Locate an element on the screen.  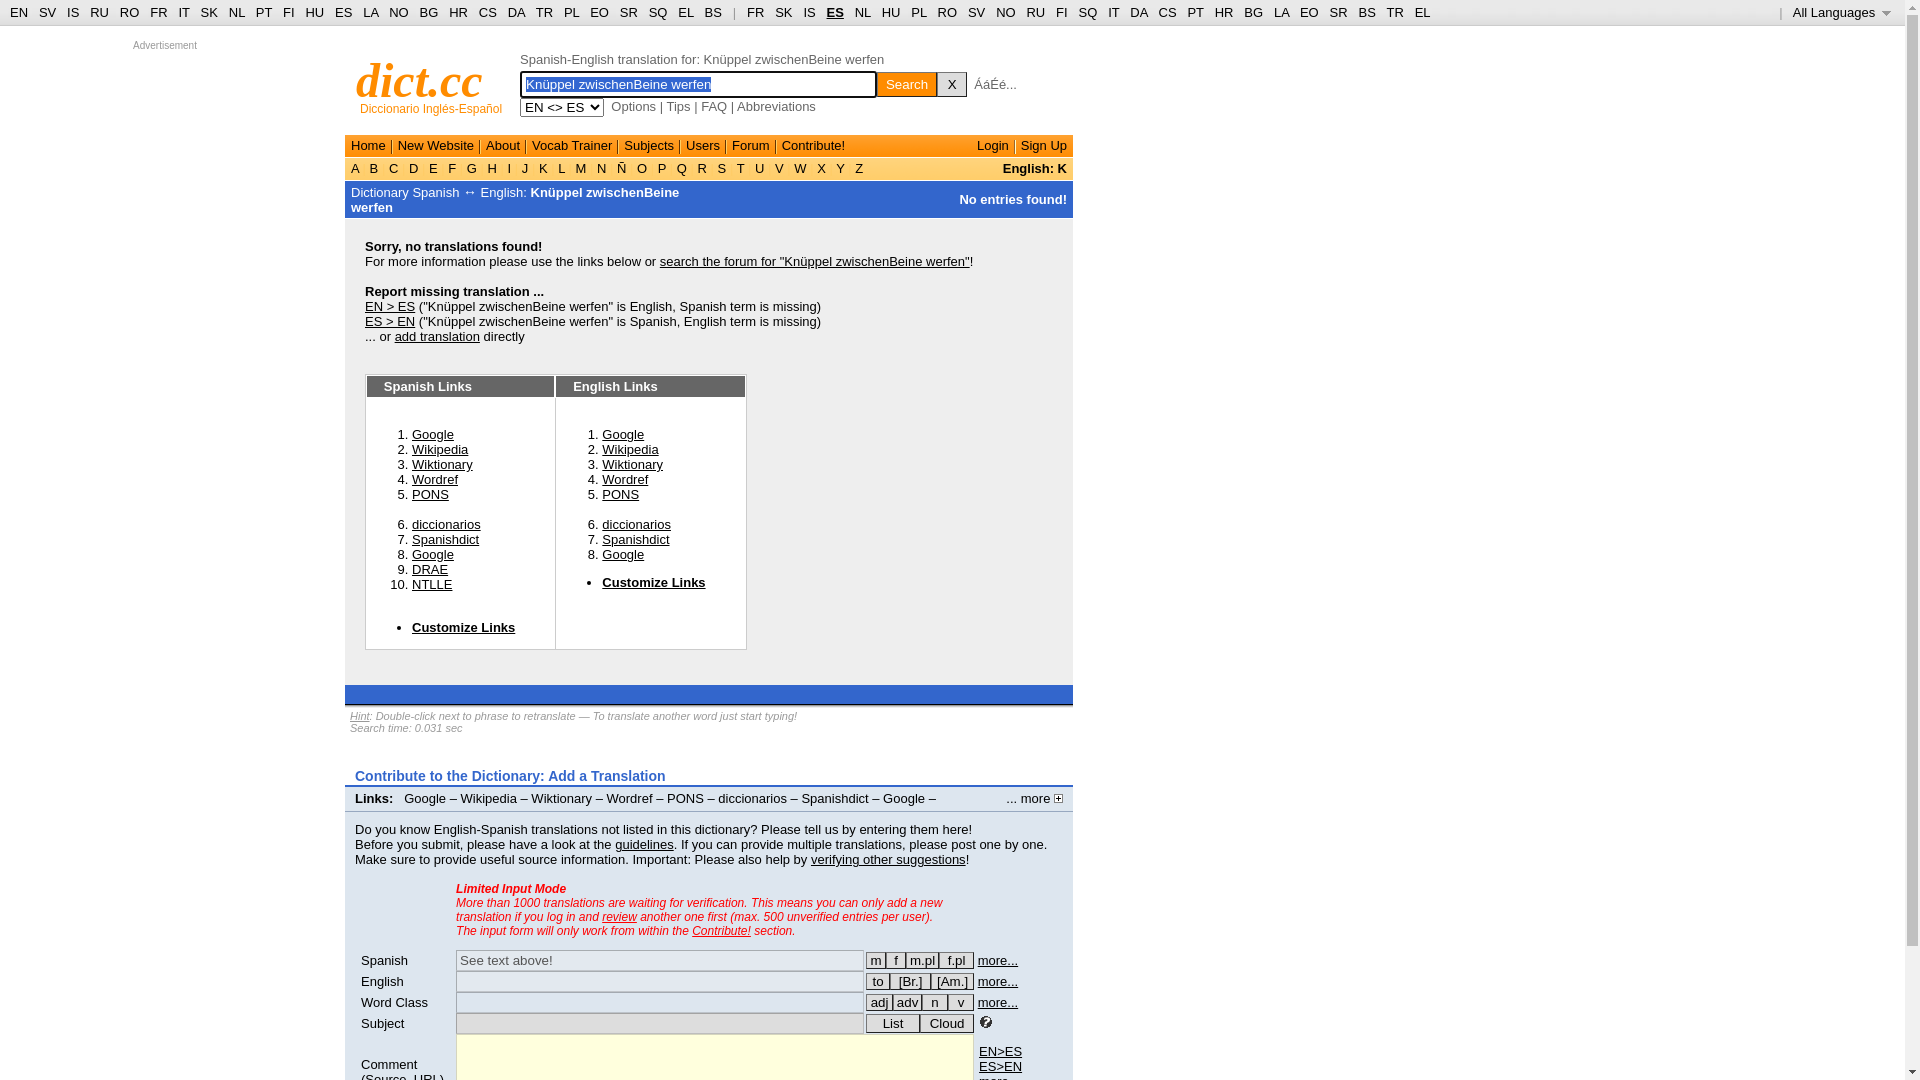
'X' is located at coordinates (950, 83).